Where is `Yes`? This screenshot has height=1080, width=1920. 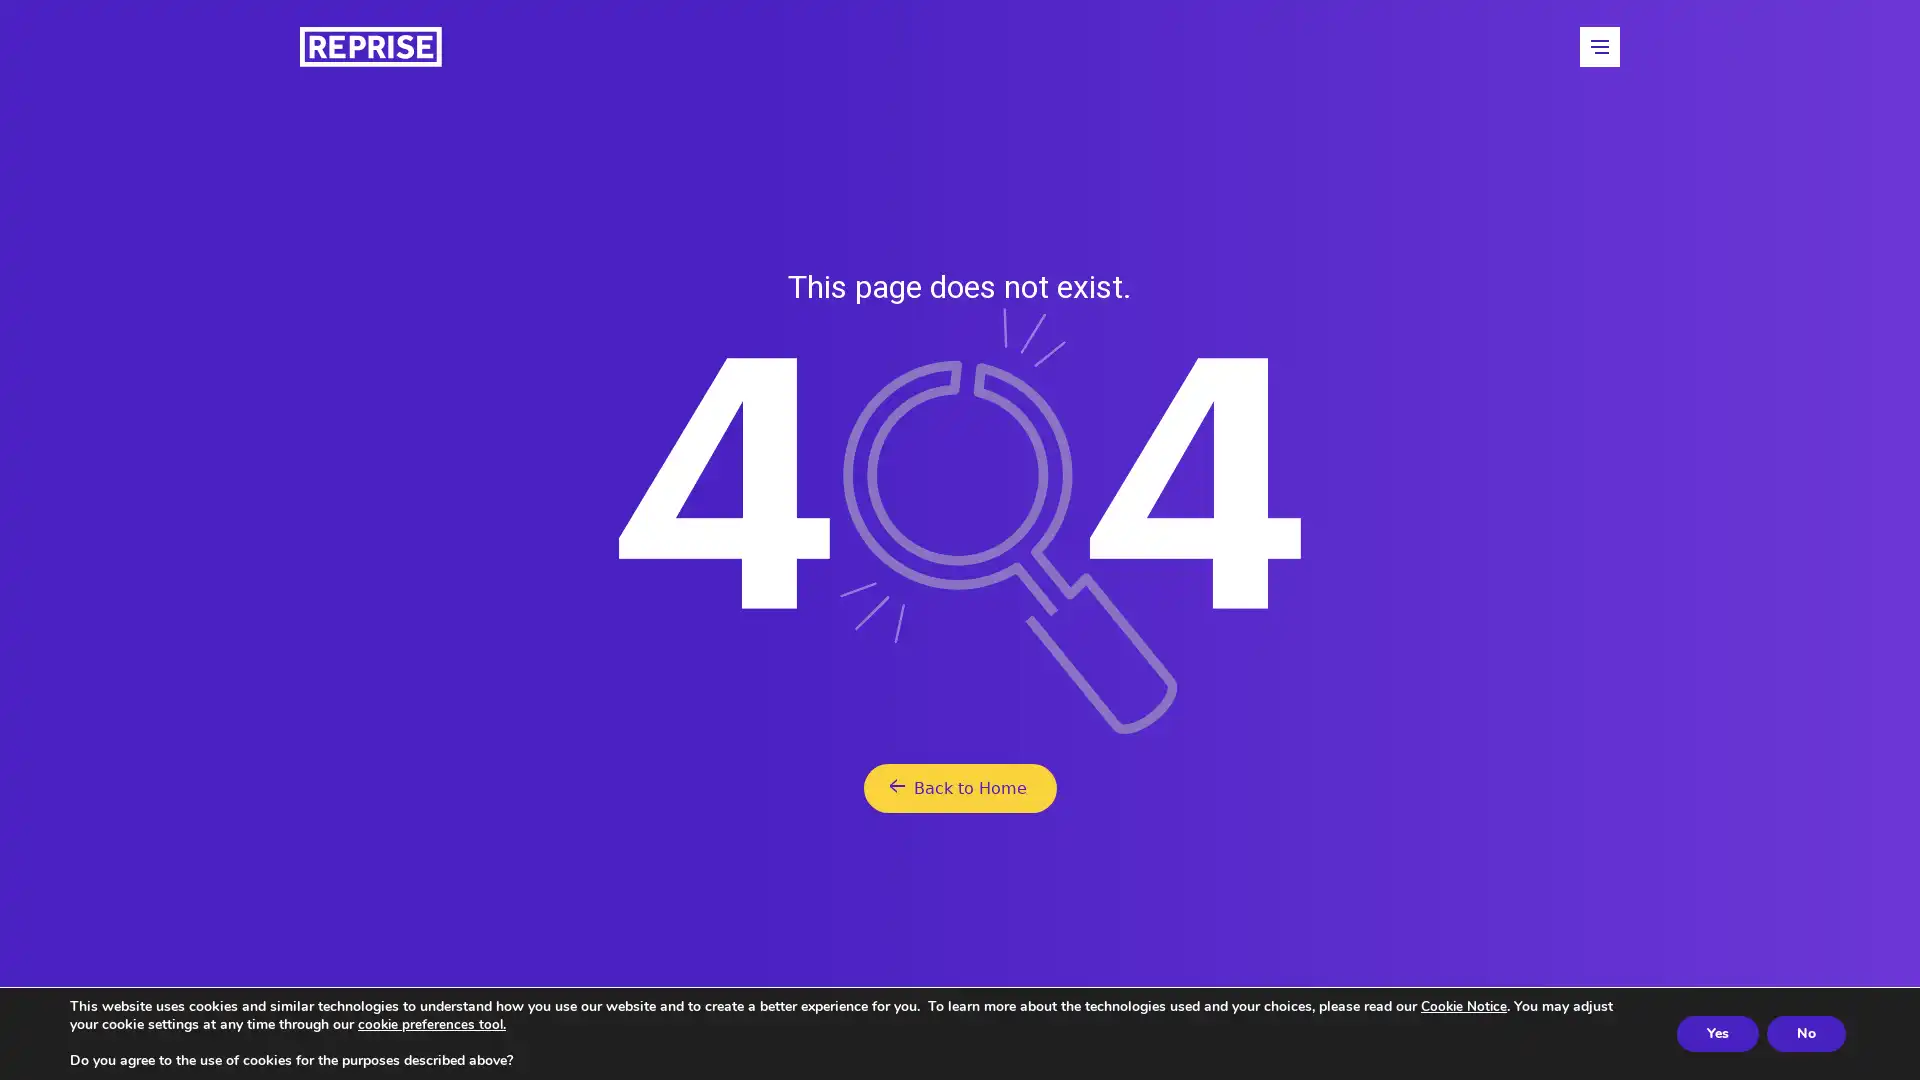
Yes is located at coordinates (1717, 1033).